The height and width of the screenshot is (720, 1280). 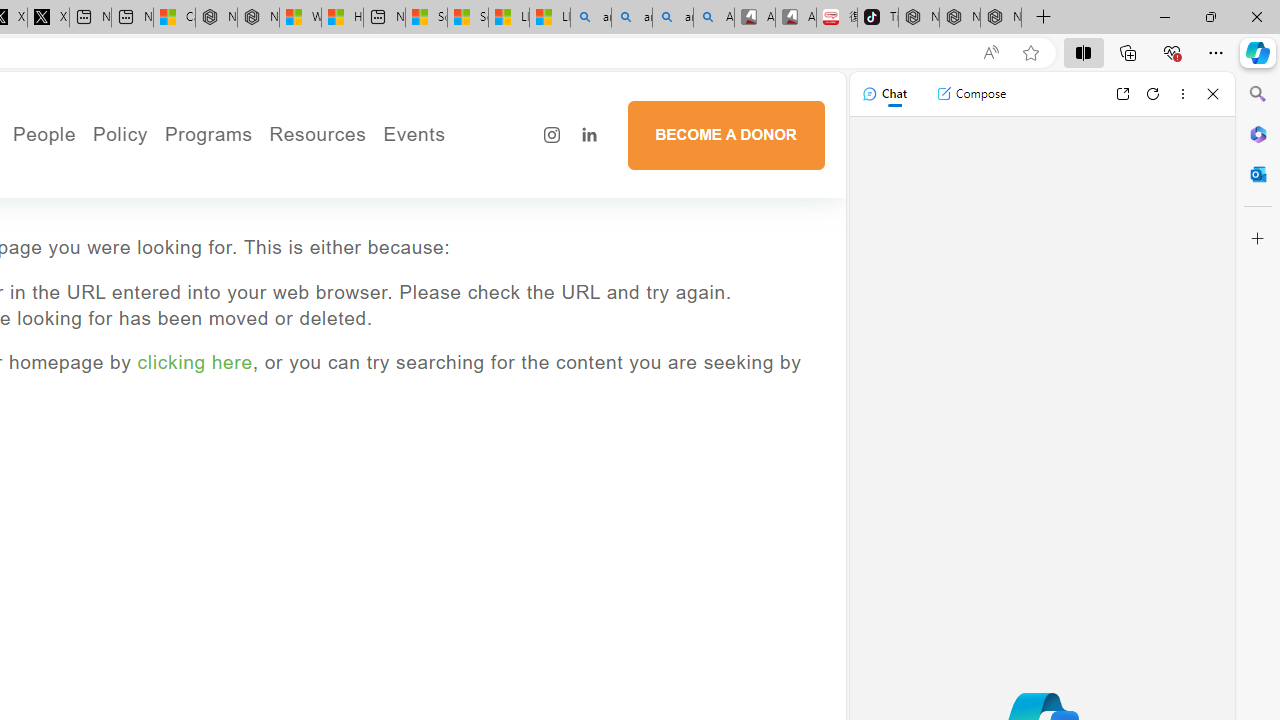 I want to click on 'Amazon Echo Robot - Search Images', so click(x=713, y=17).